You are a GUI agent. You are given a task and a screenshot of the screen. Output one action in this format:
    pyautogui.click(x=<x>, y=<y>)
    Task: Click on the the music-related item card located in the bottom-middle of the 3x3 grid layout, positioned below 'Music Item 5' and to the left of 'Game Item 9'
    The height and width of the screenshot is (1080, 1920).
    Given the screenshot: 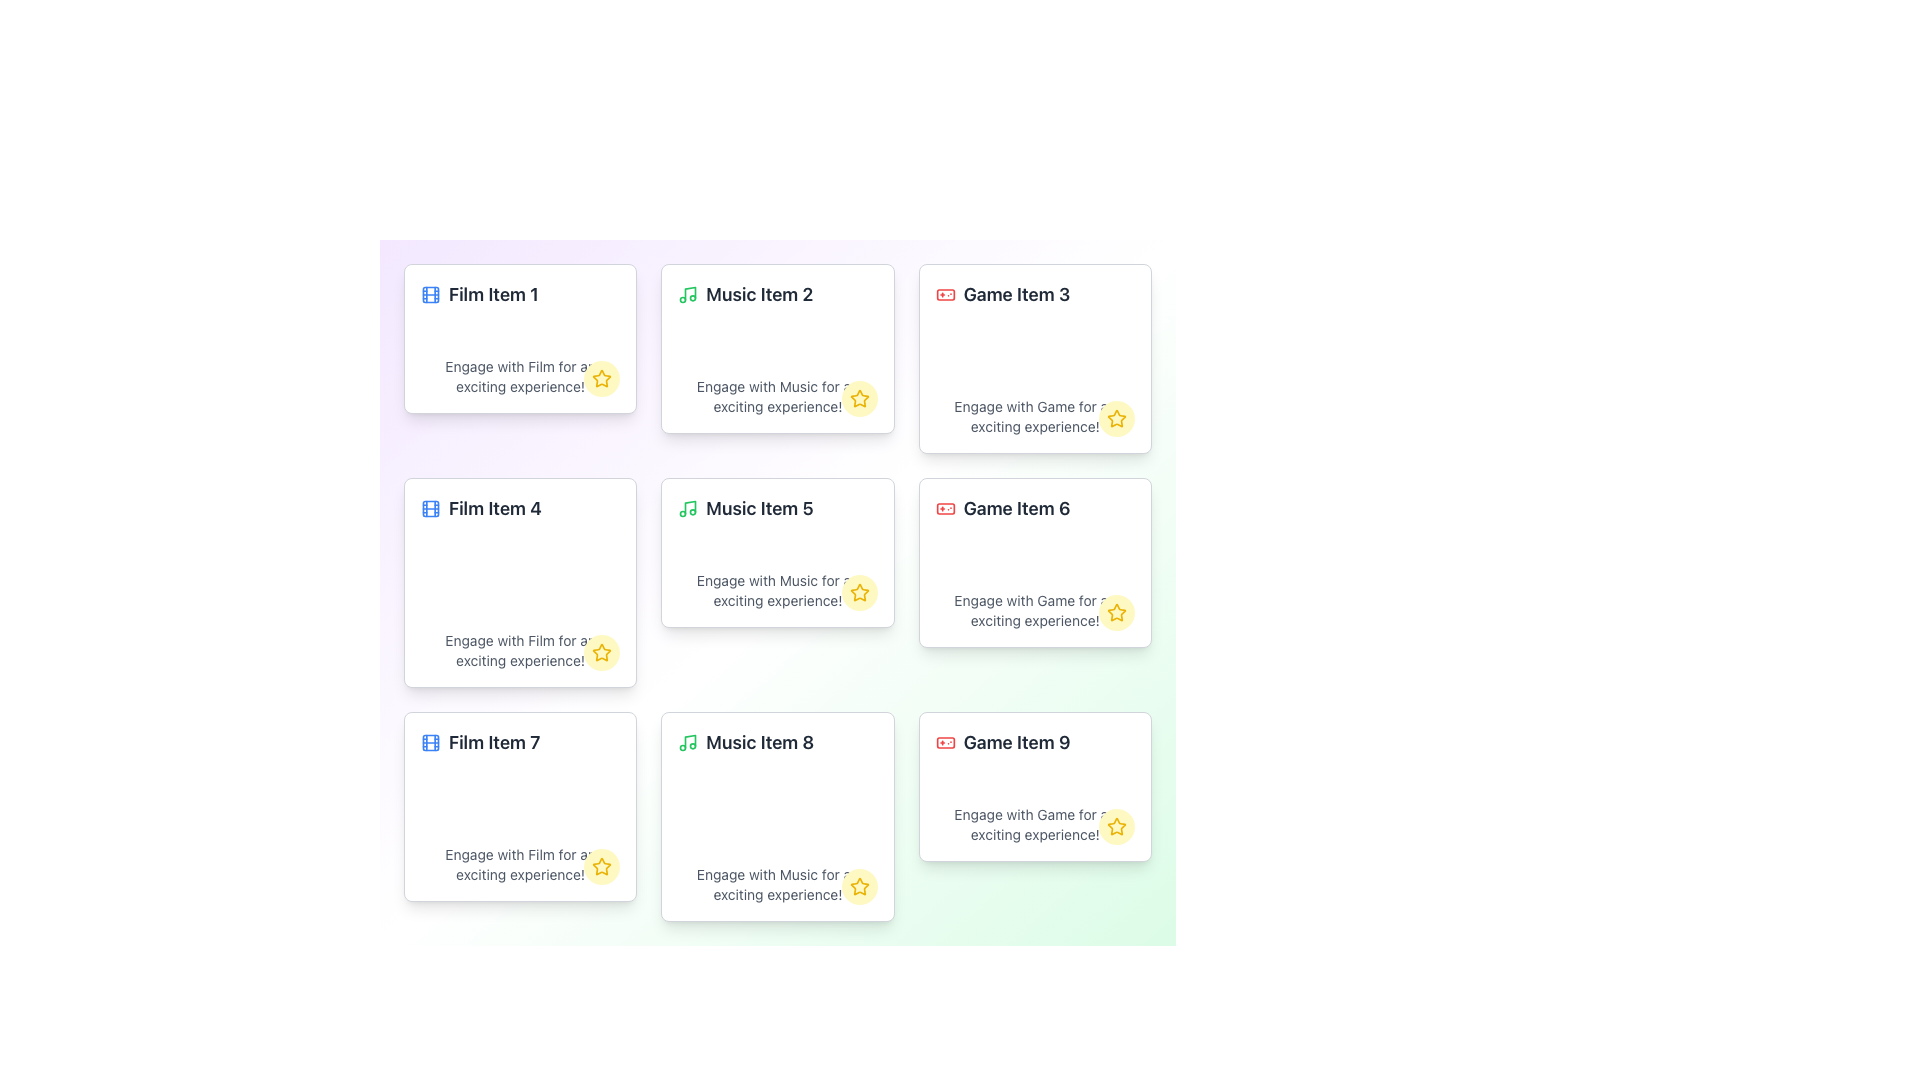 What is the action you would take?
    pyautogui.click(x=776, y=817)
    